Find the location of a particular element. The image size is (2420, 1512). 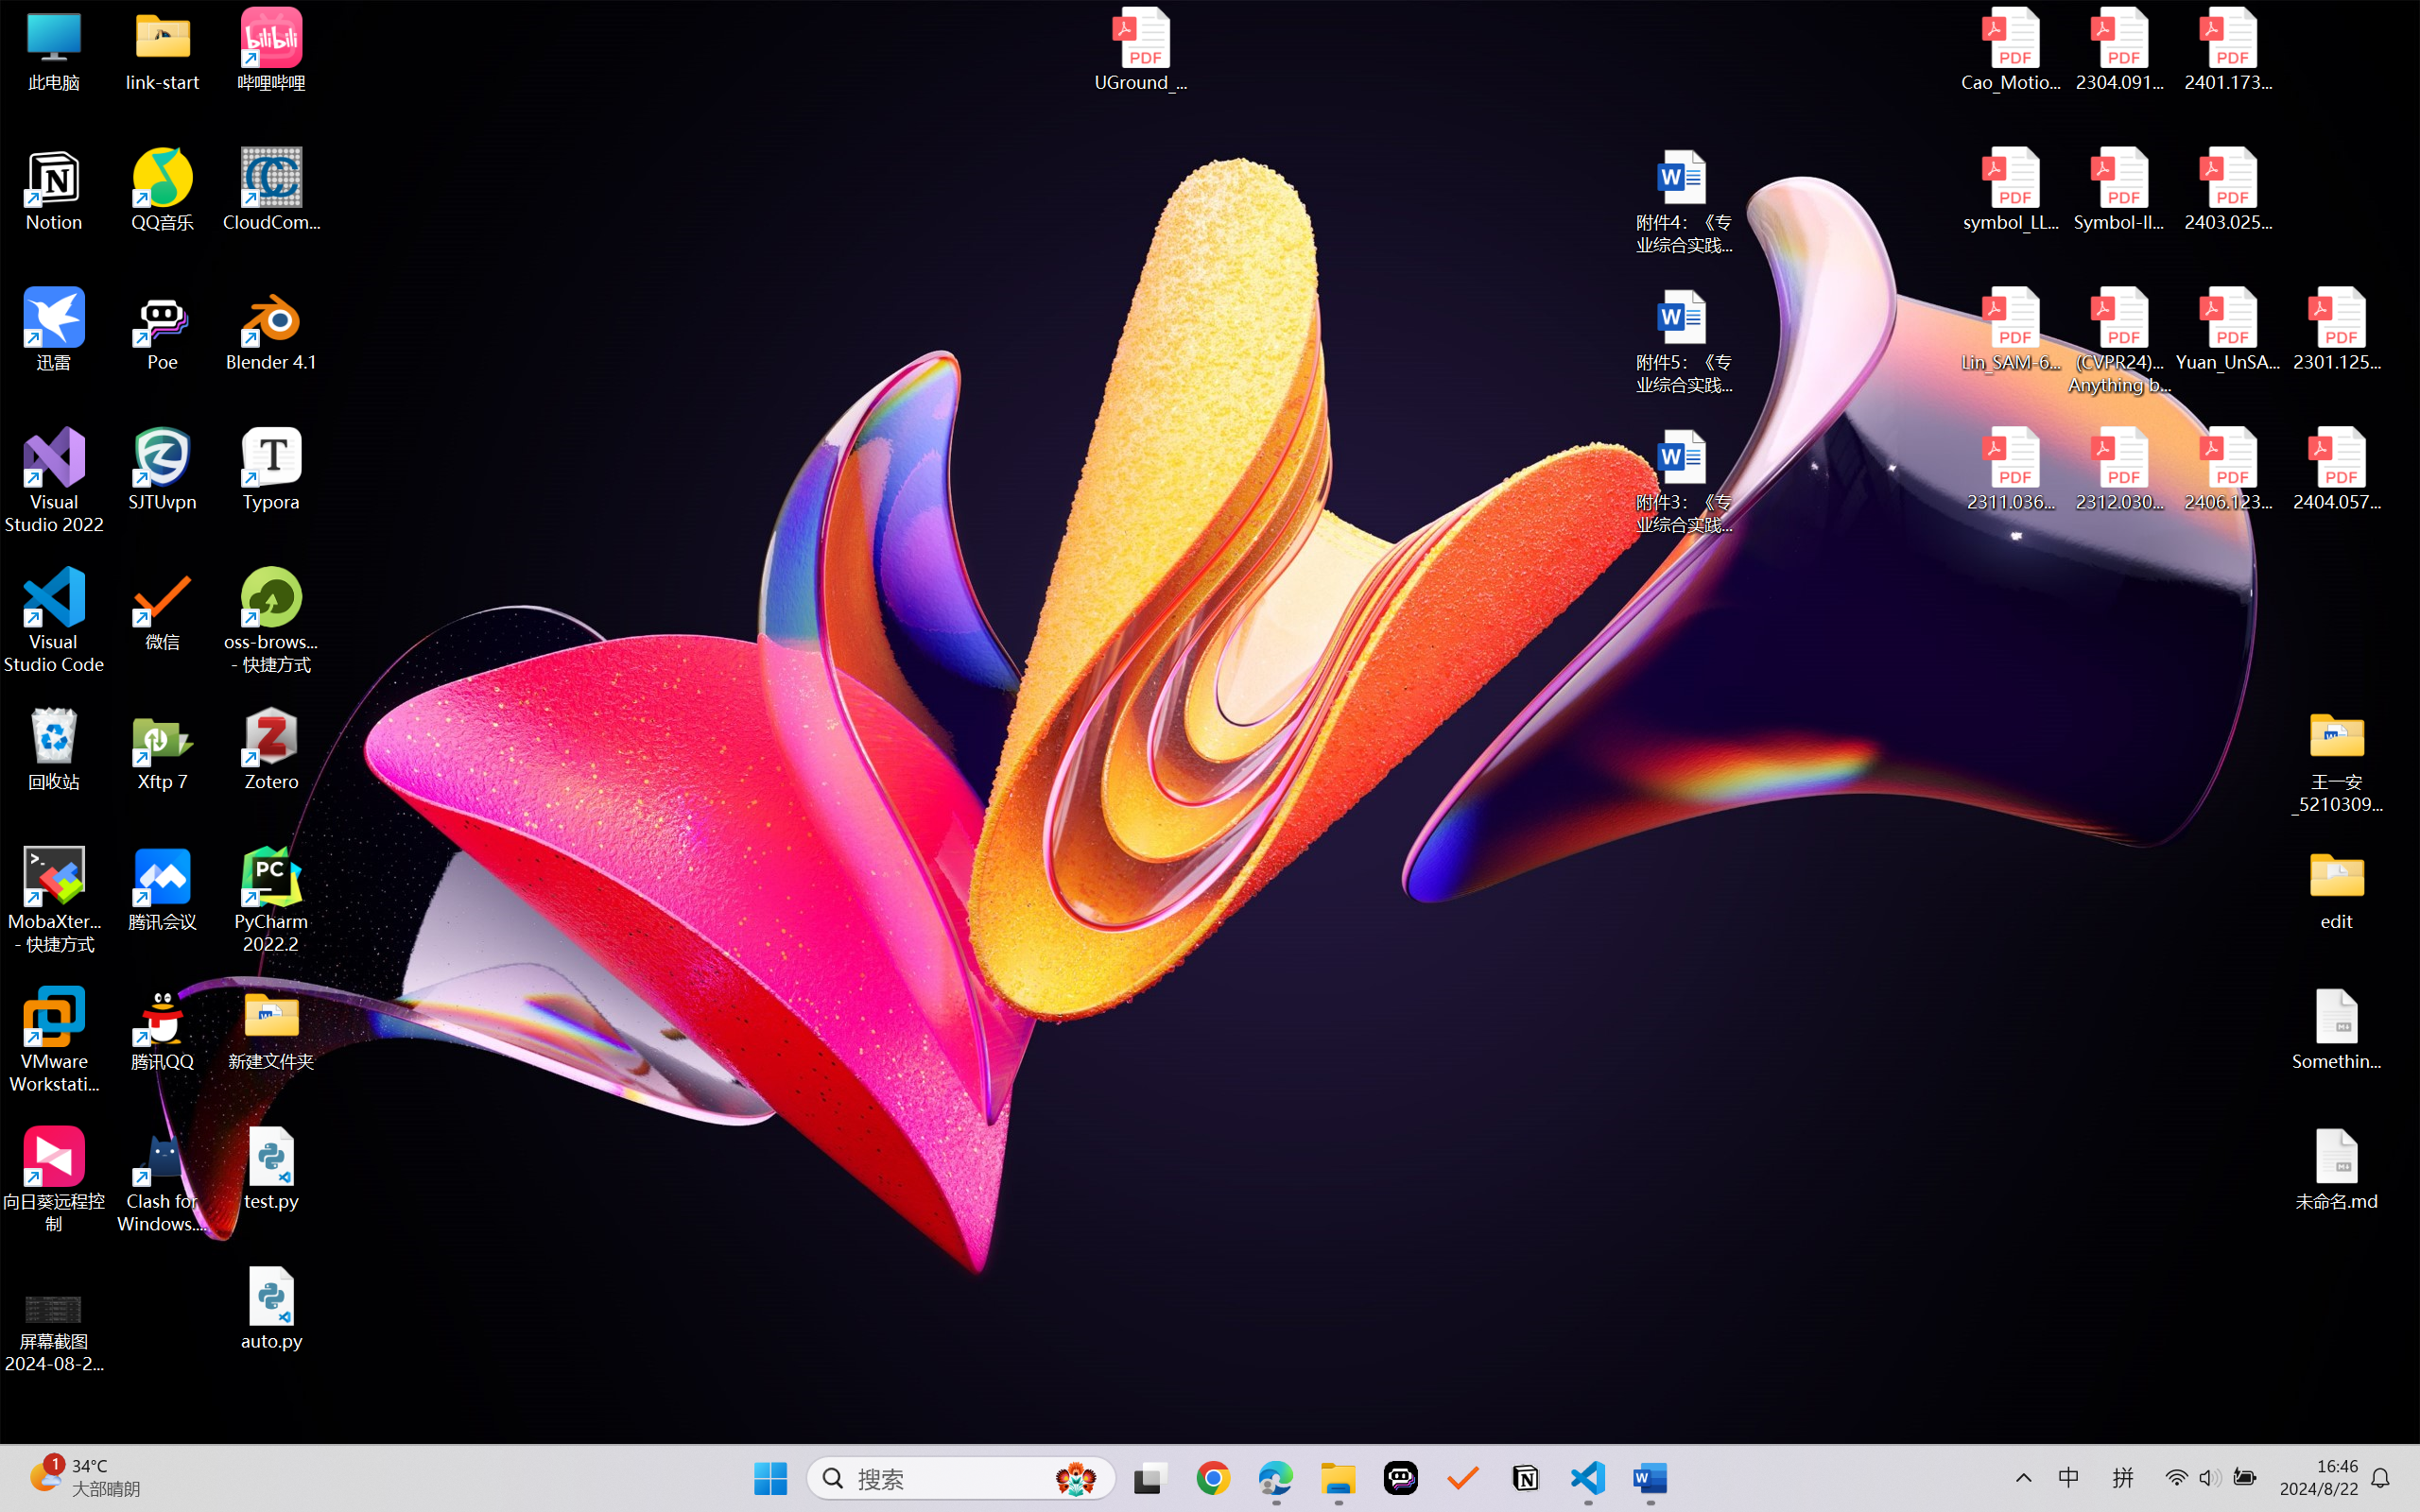

'(CVPR24)Matching Anything by Segmenting Anything.pdf' is located at coordinates (2118, 340).